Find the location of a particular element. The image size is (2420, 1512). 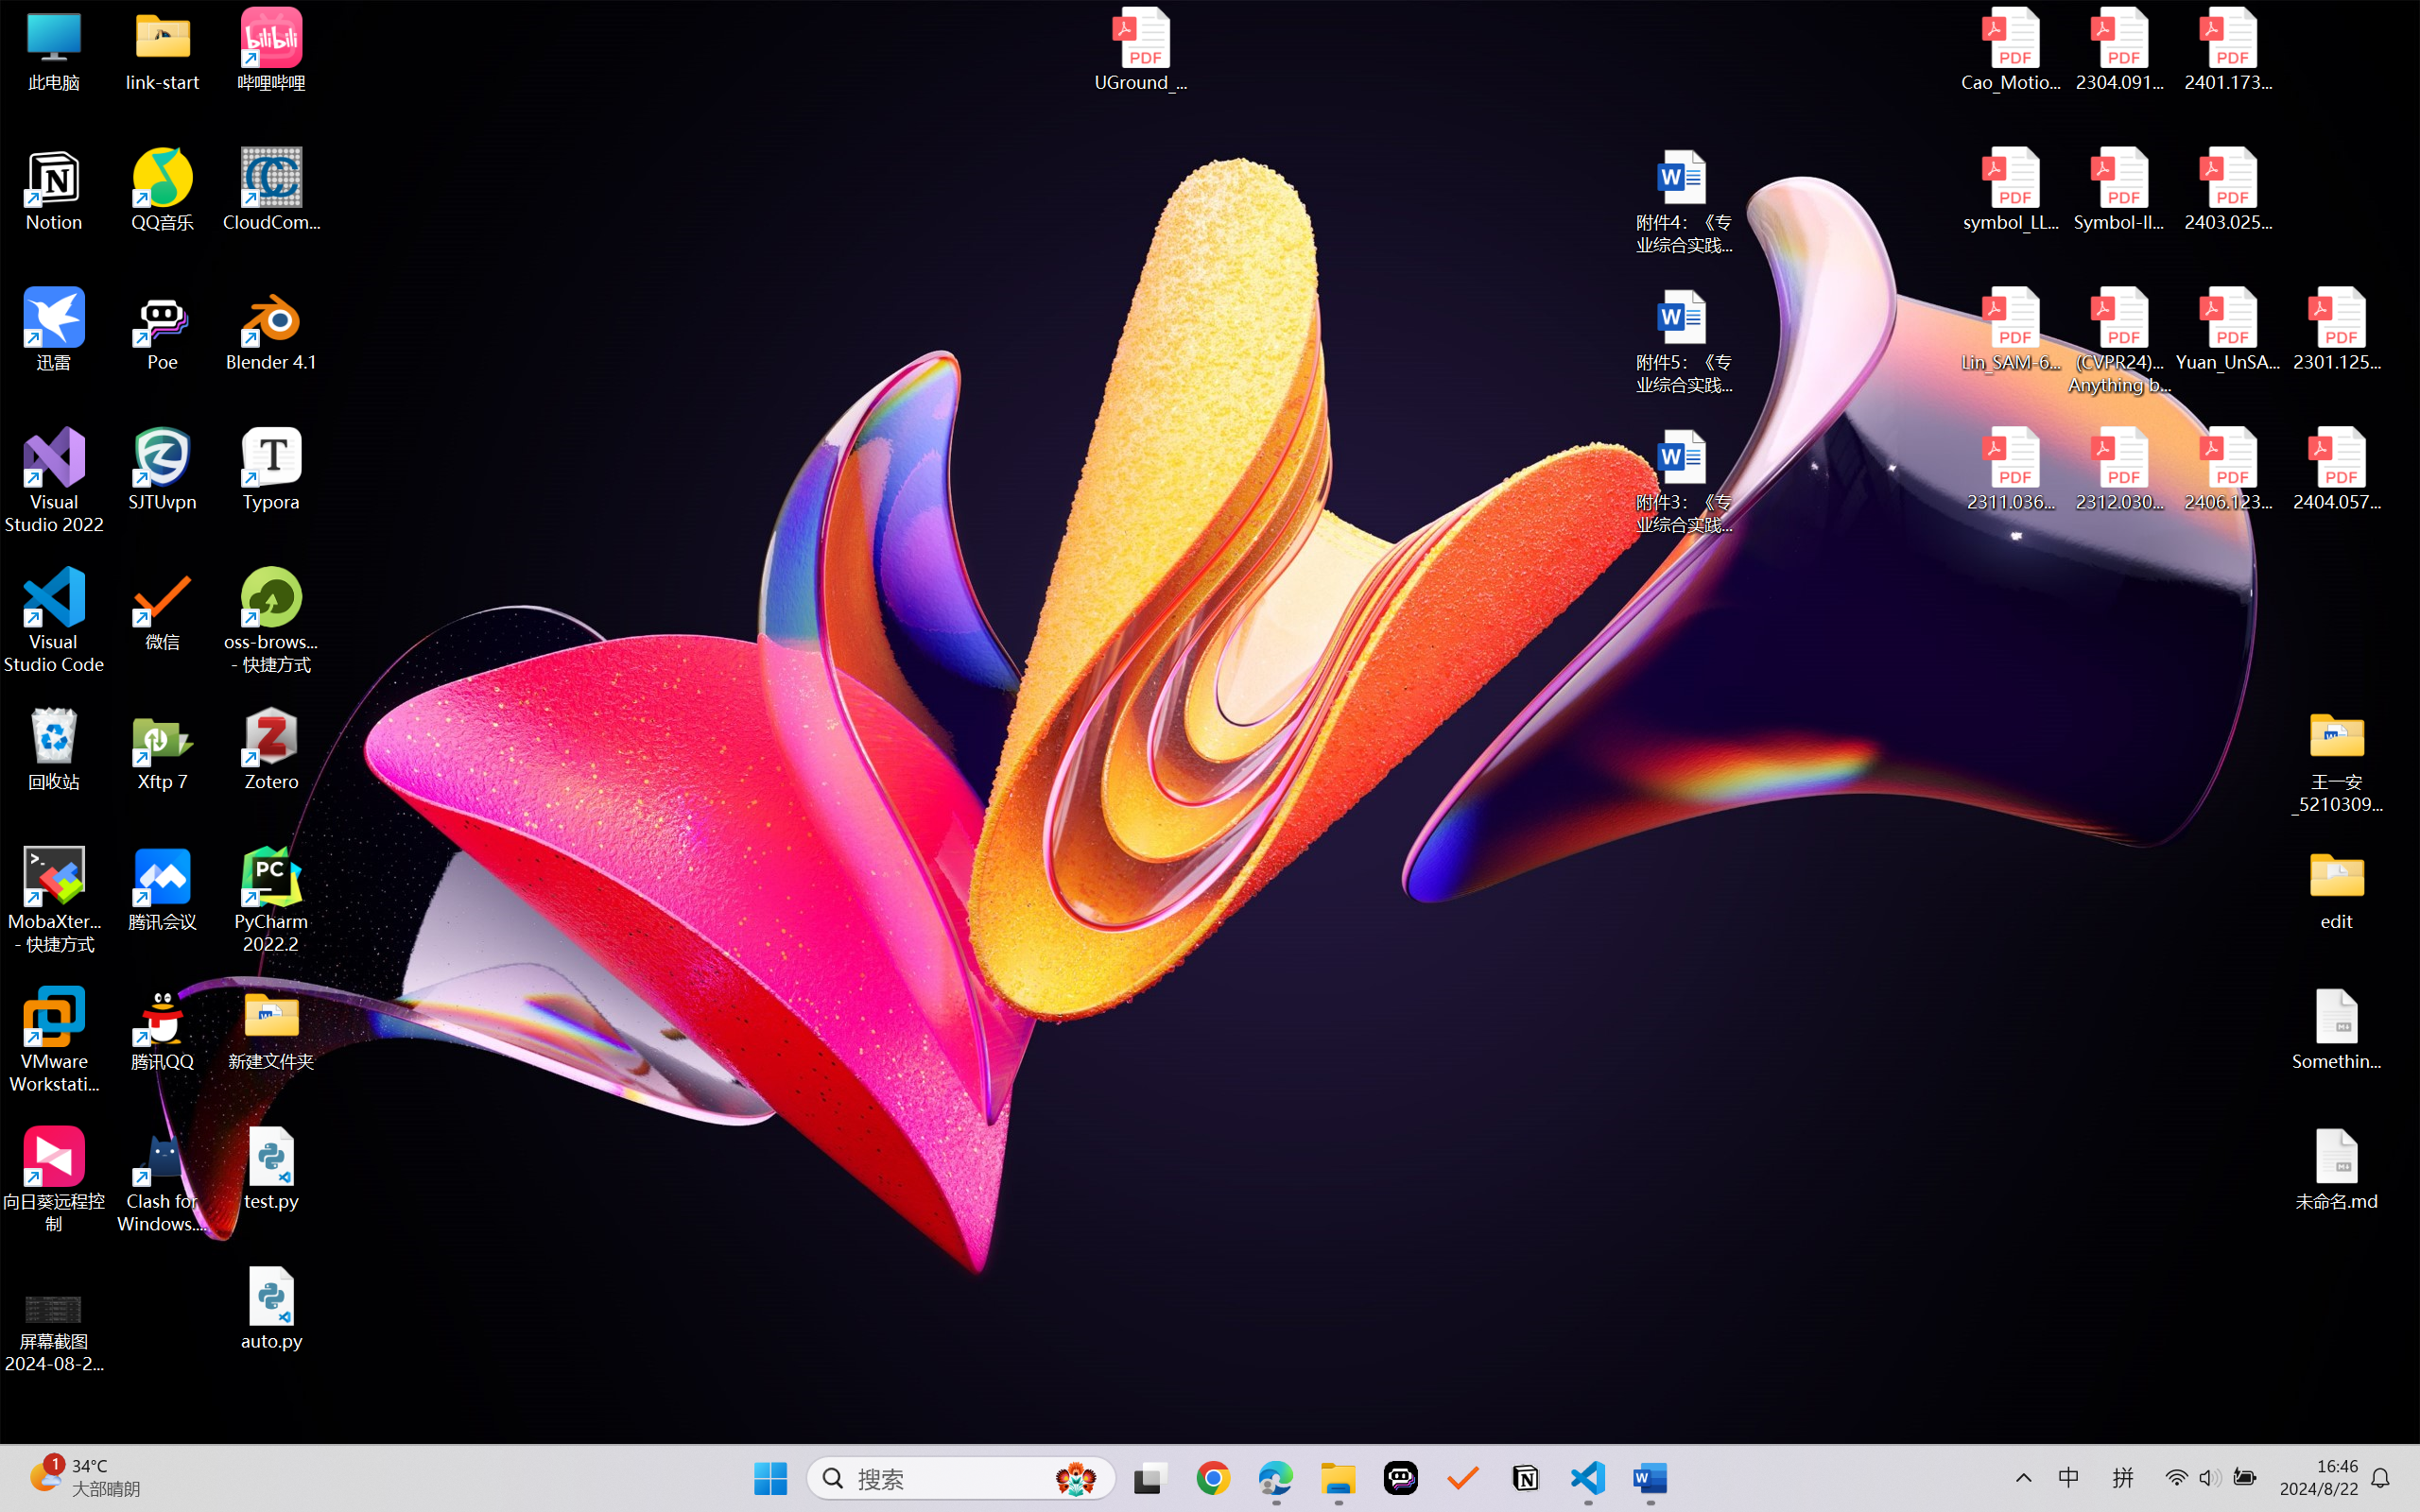

'(CVPR24)Matching Anything by Segmenting Anything.pdf' is located at coordinates (2118, 340).